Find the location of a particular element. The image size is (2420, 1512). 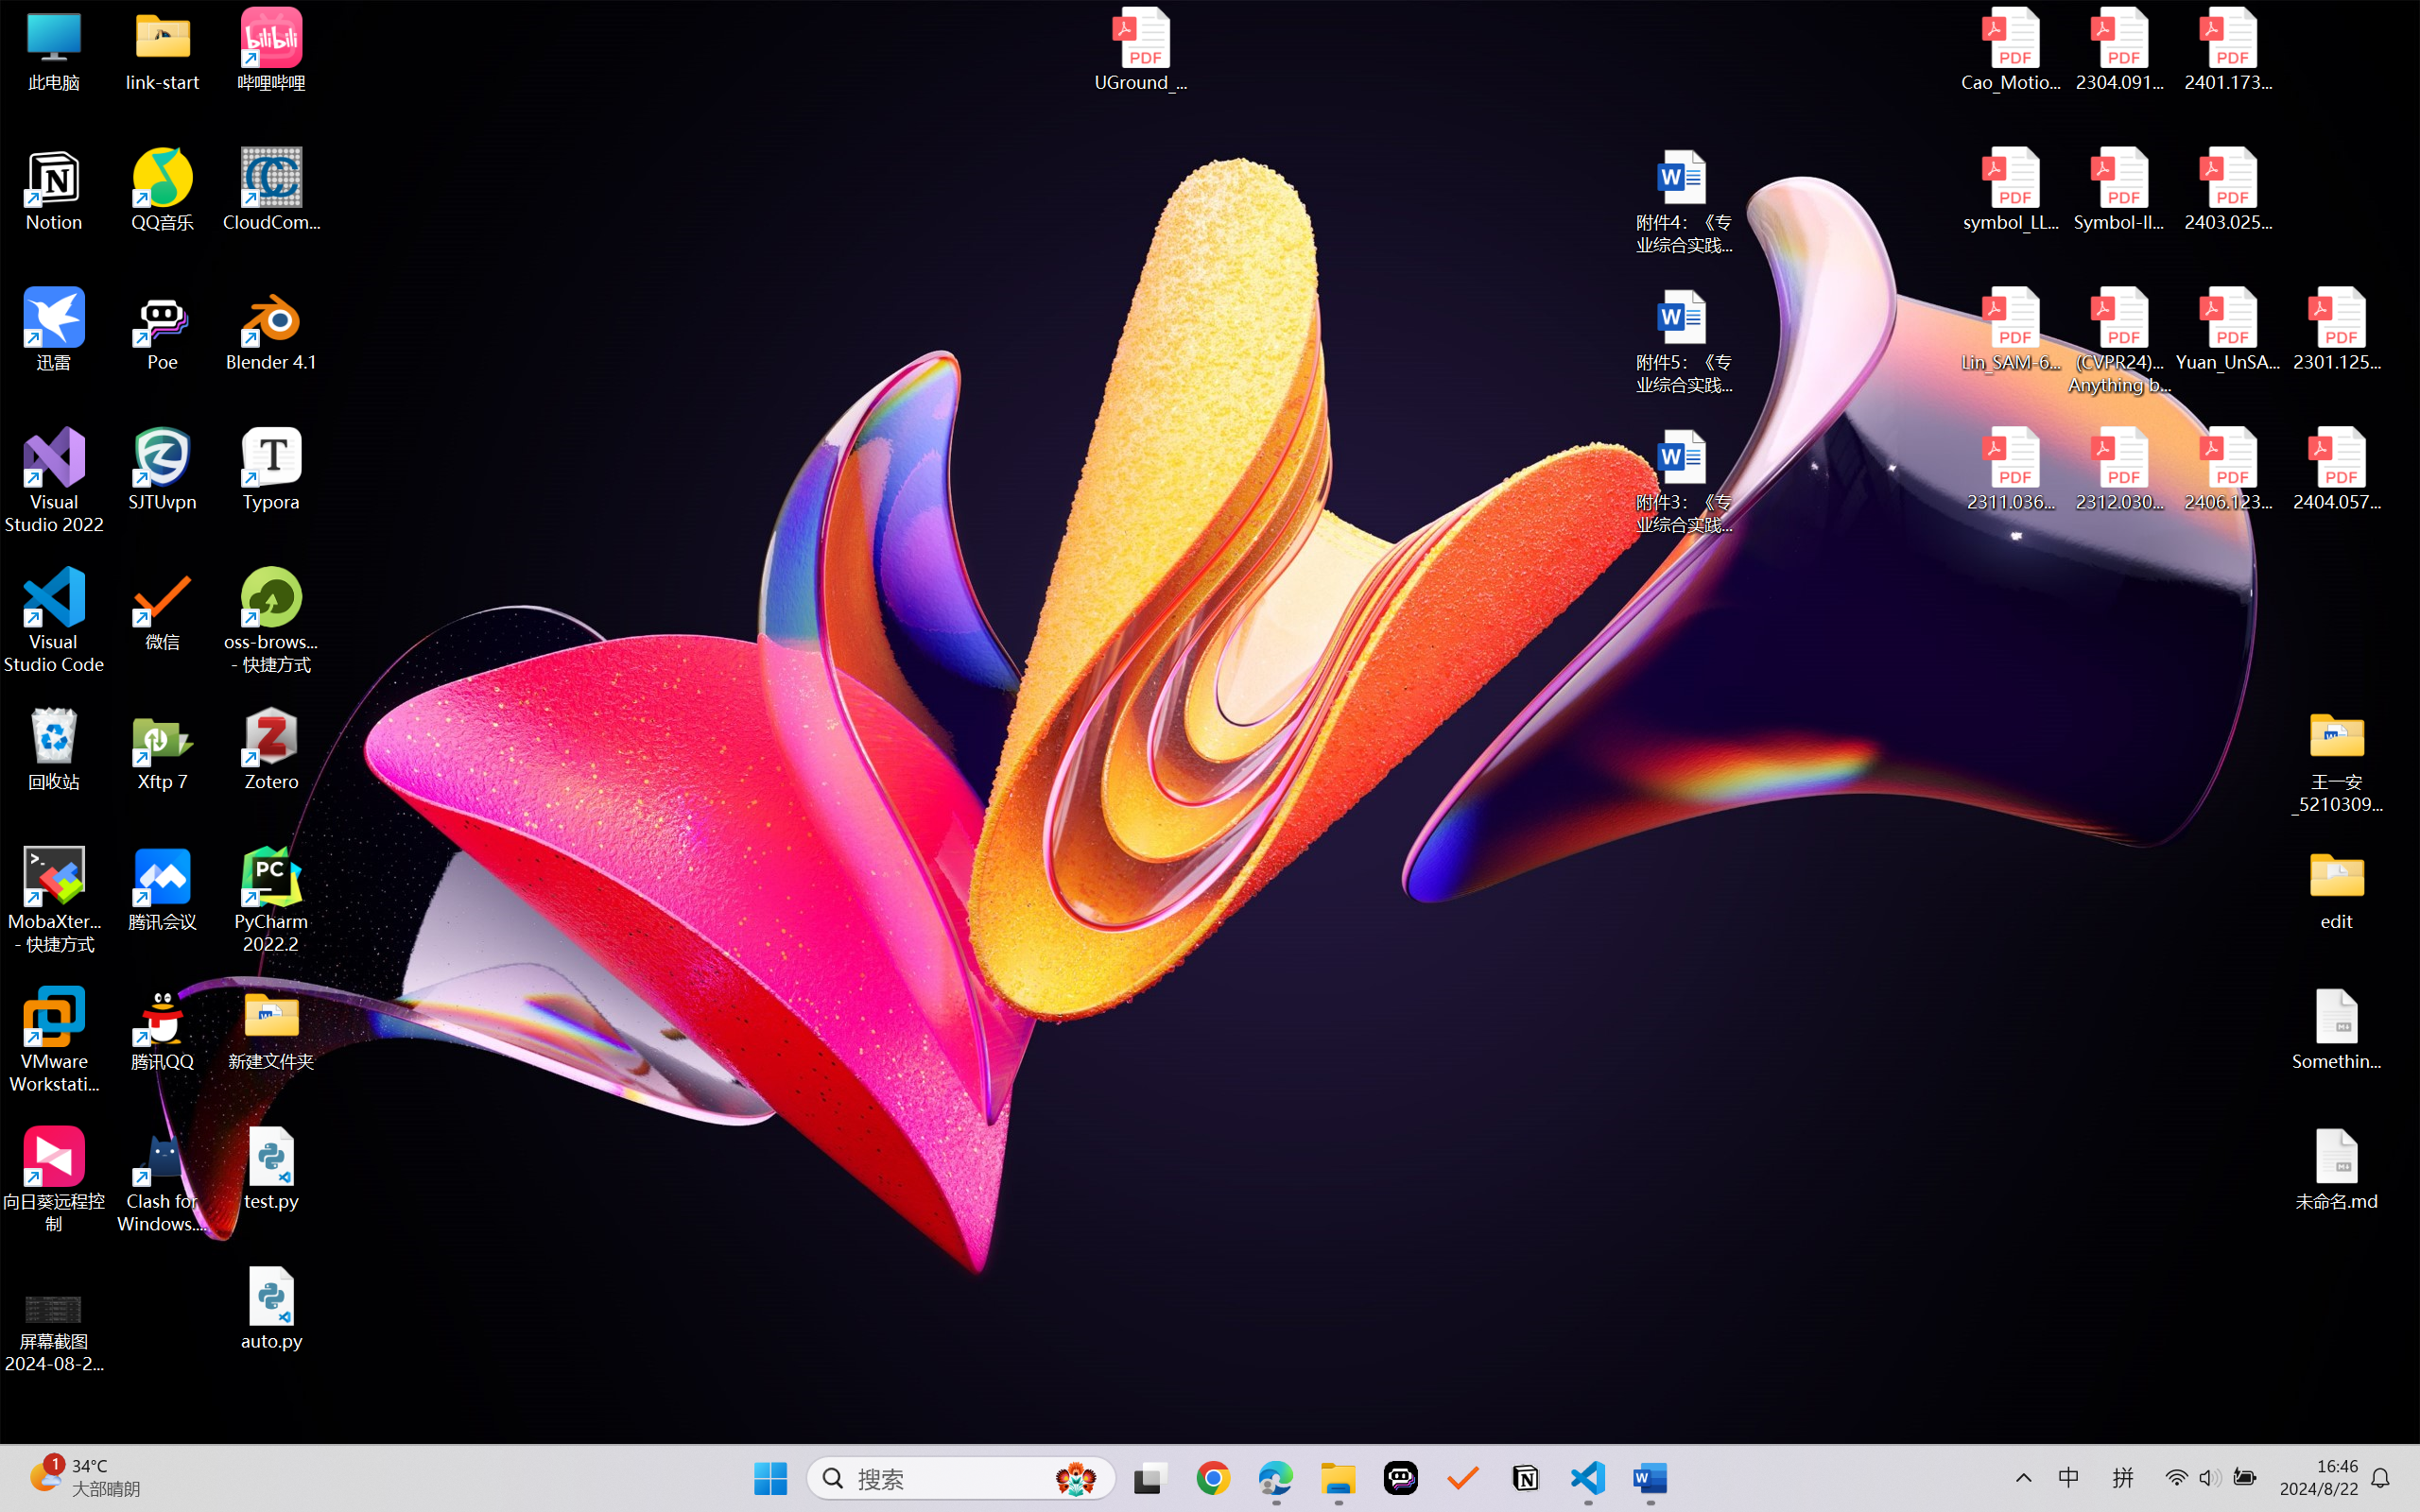

'(CVPR24)Matching Anything by Segmenting Anything.pdf' is located at coordinates (2118, 340).